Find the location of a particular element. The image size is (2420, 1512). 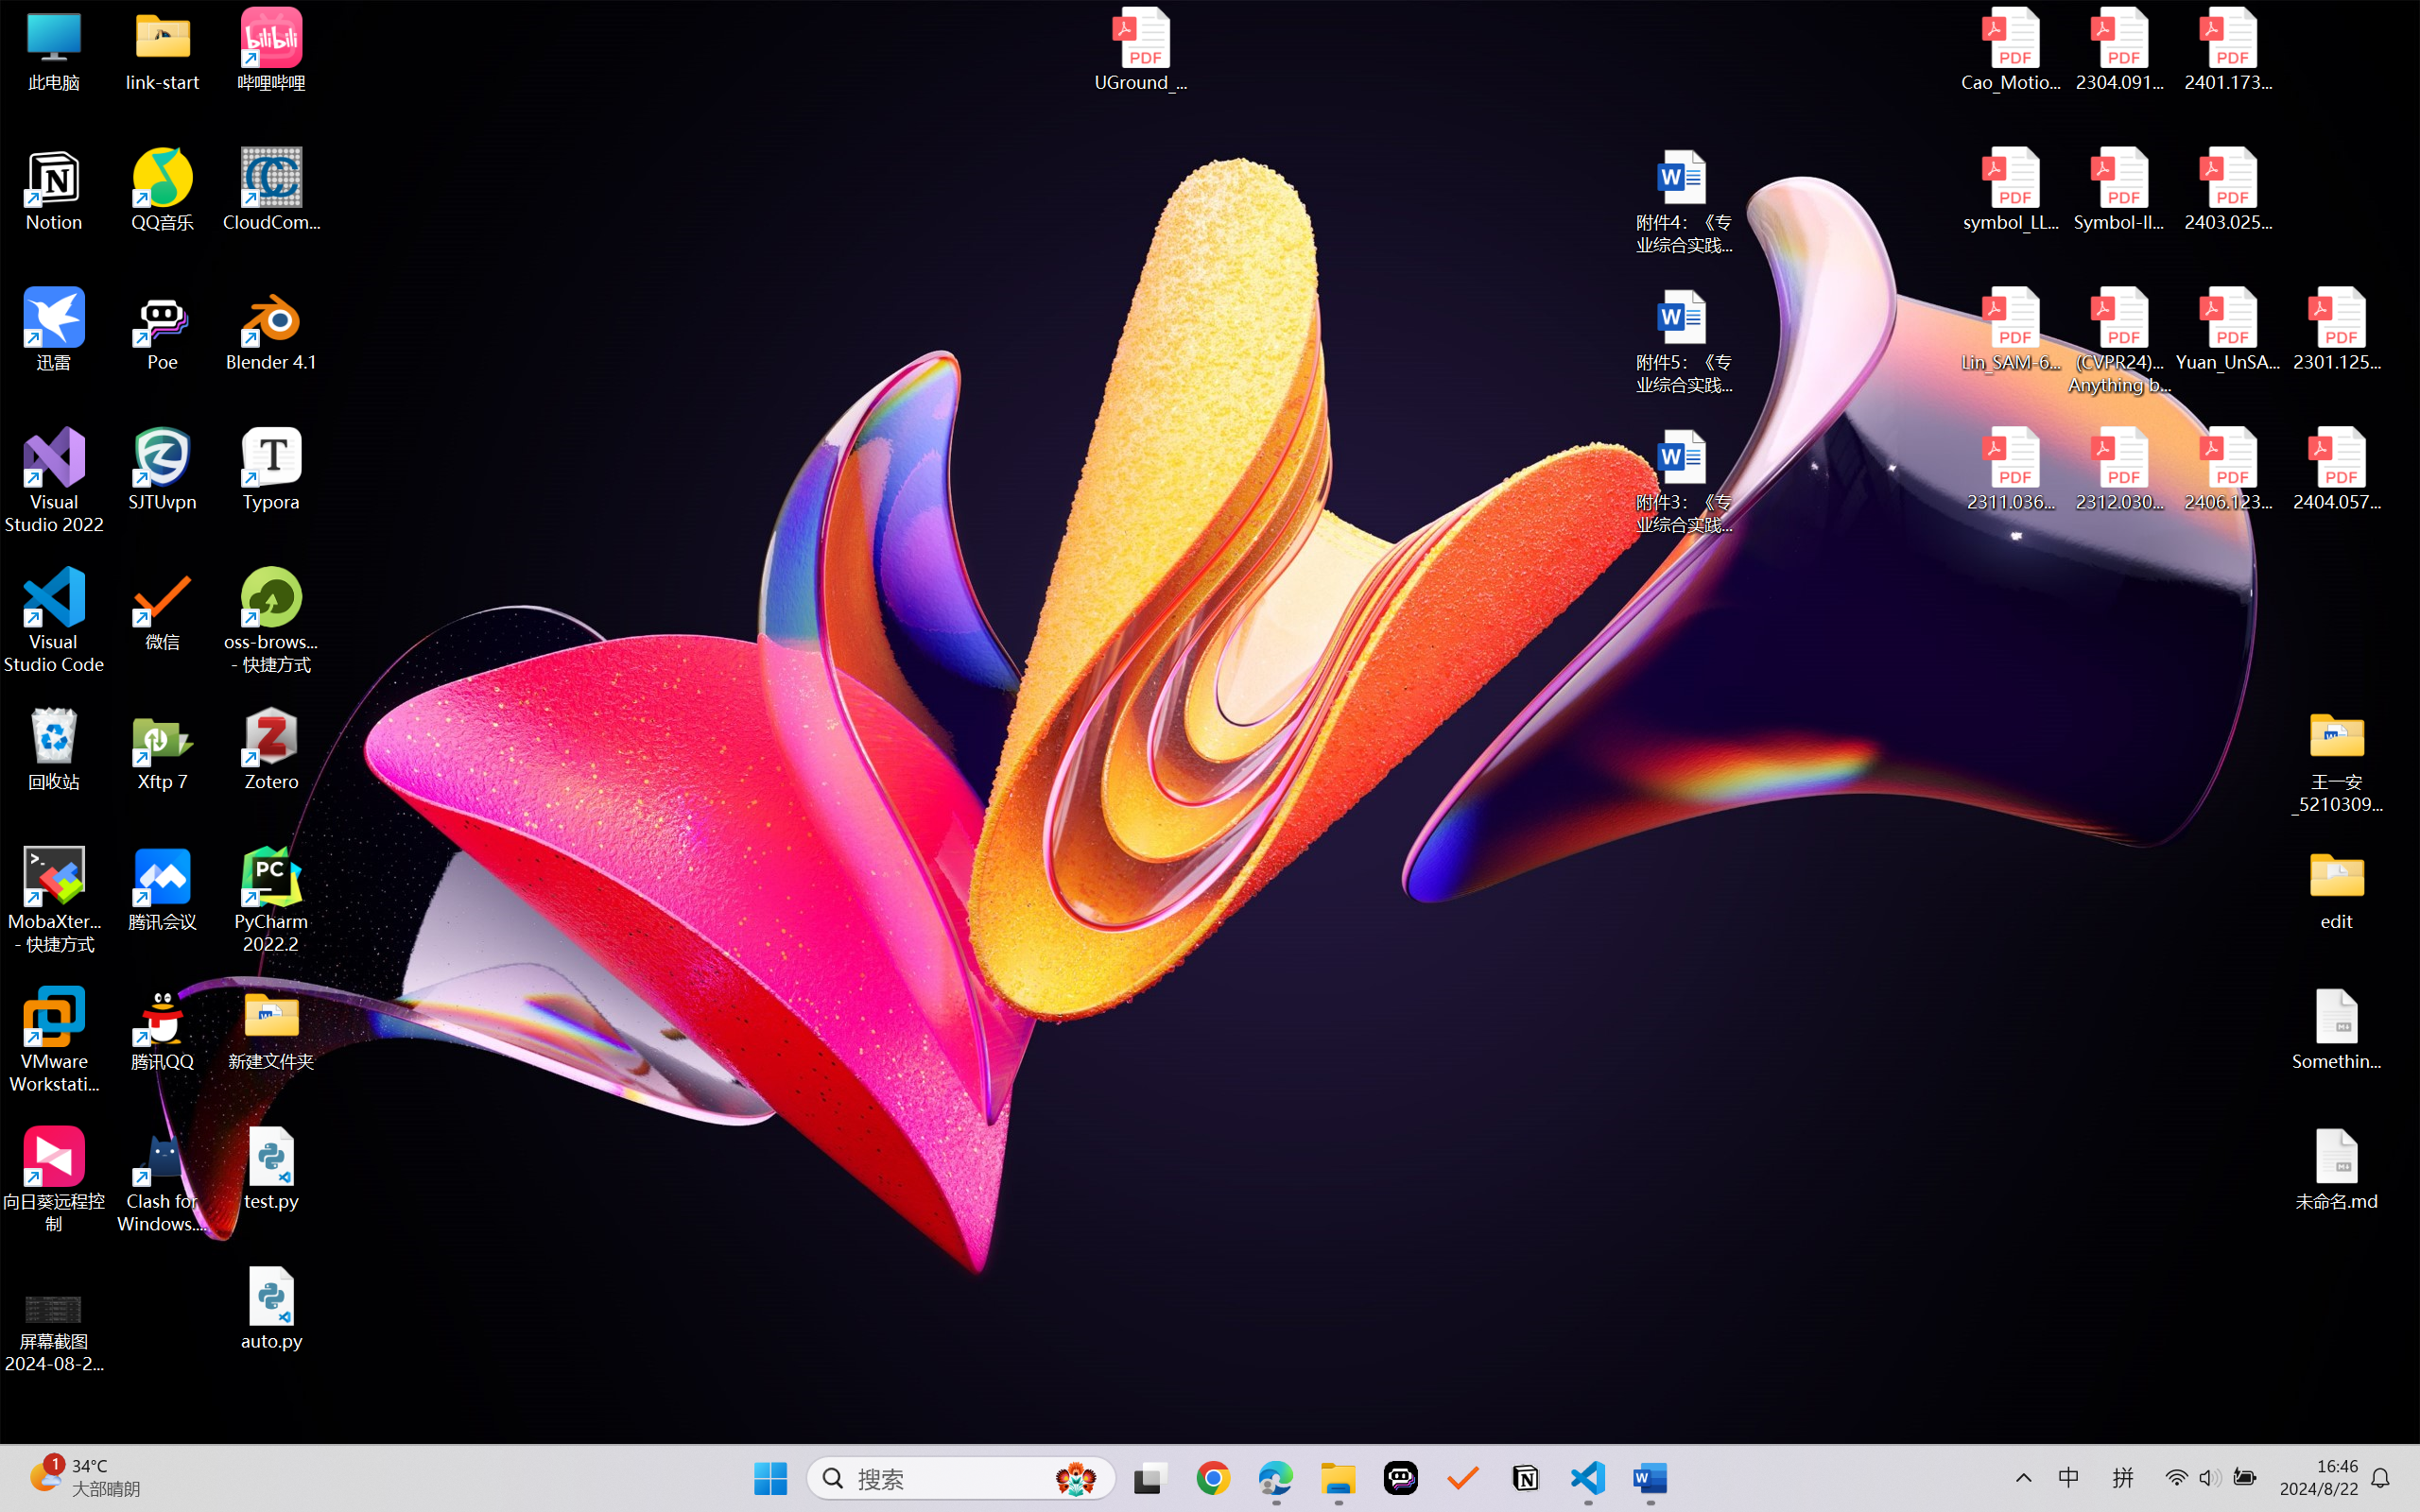

'(CVPR24)Matching Anything by Segmenting Anything.pdf' is located at coordinates (2118, 340).